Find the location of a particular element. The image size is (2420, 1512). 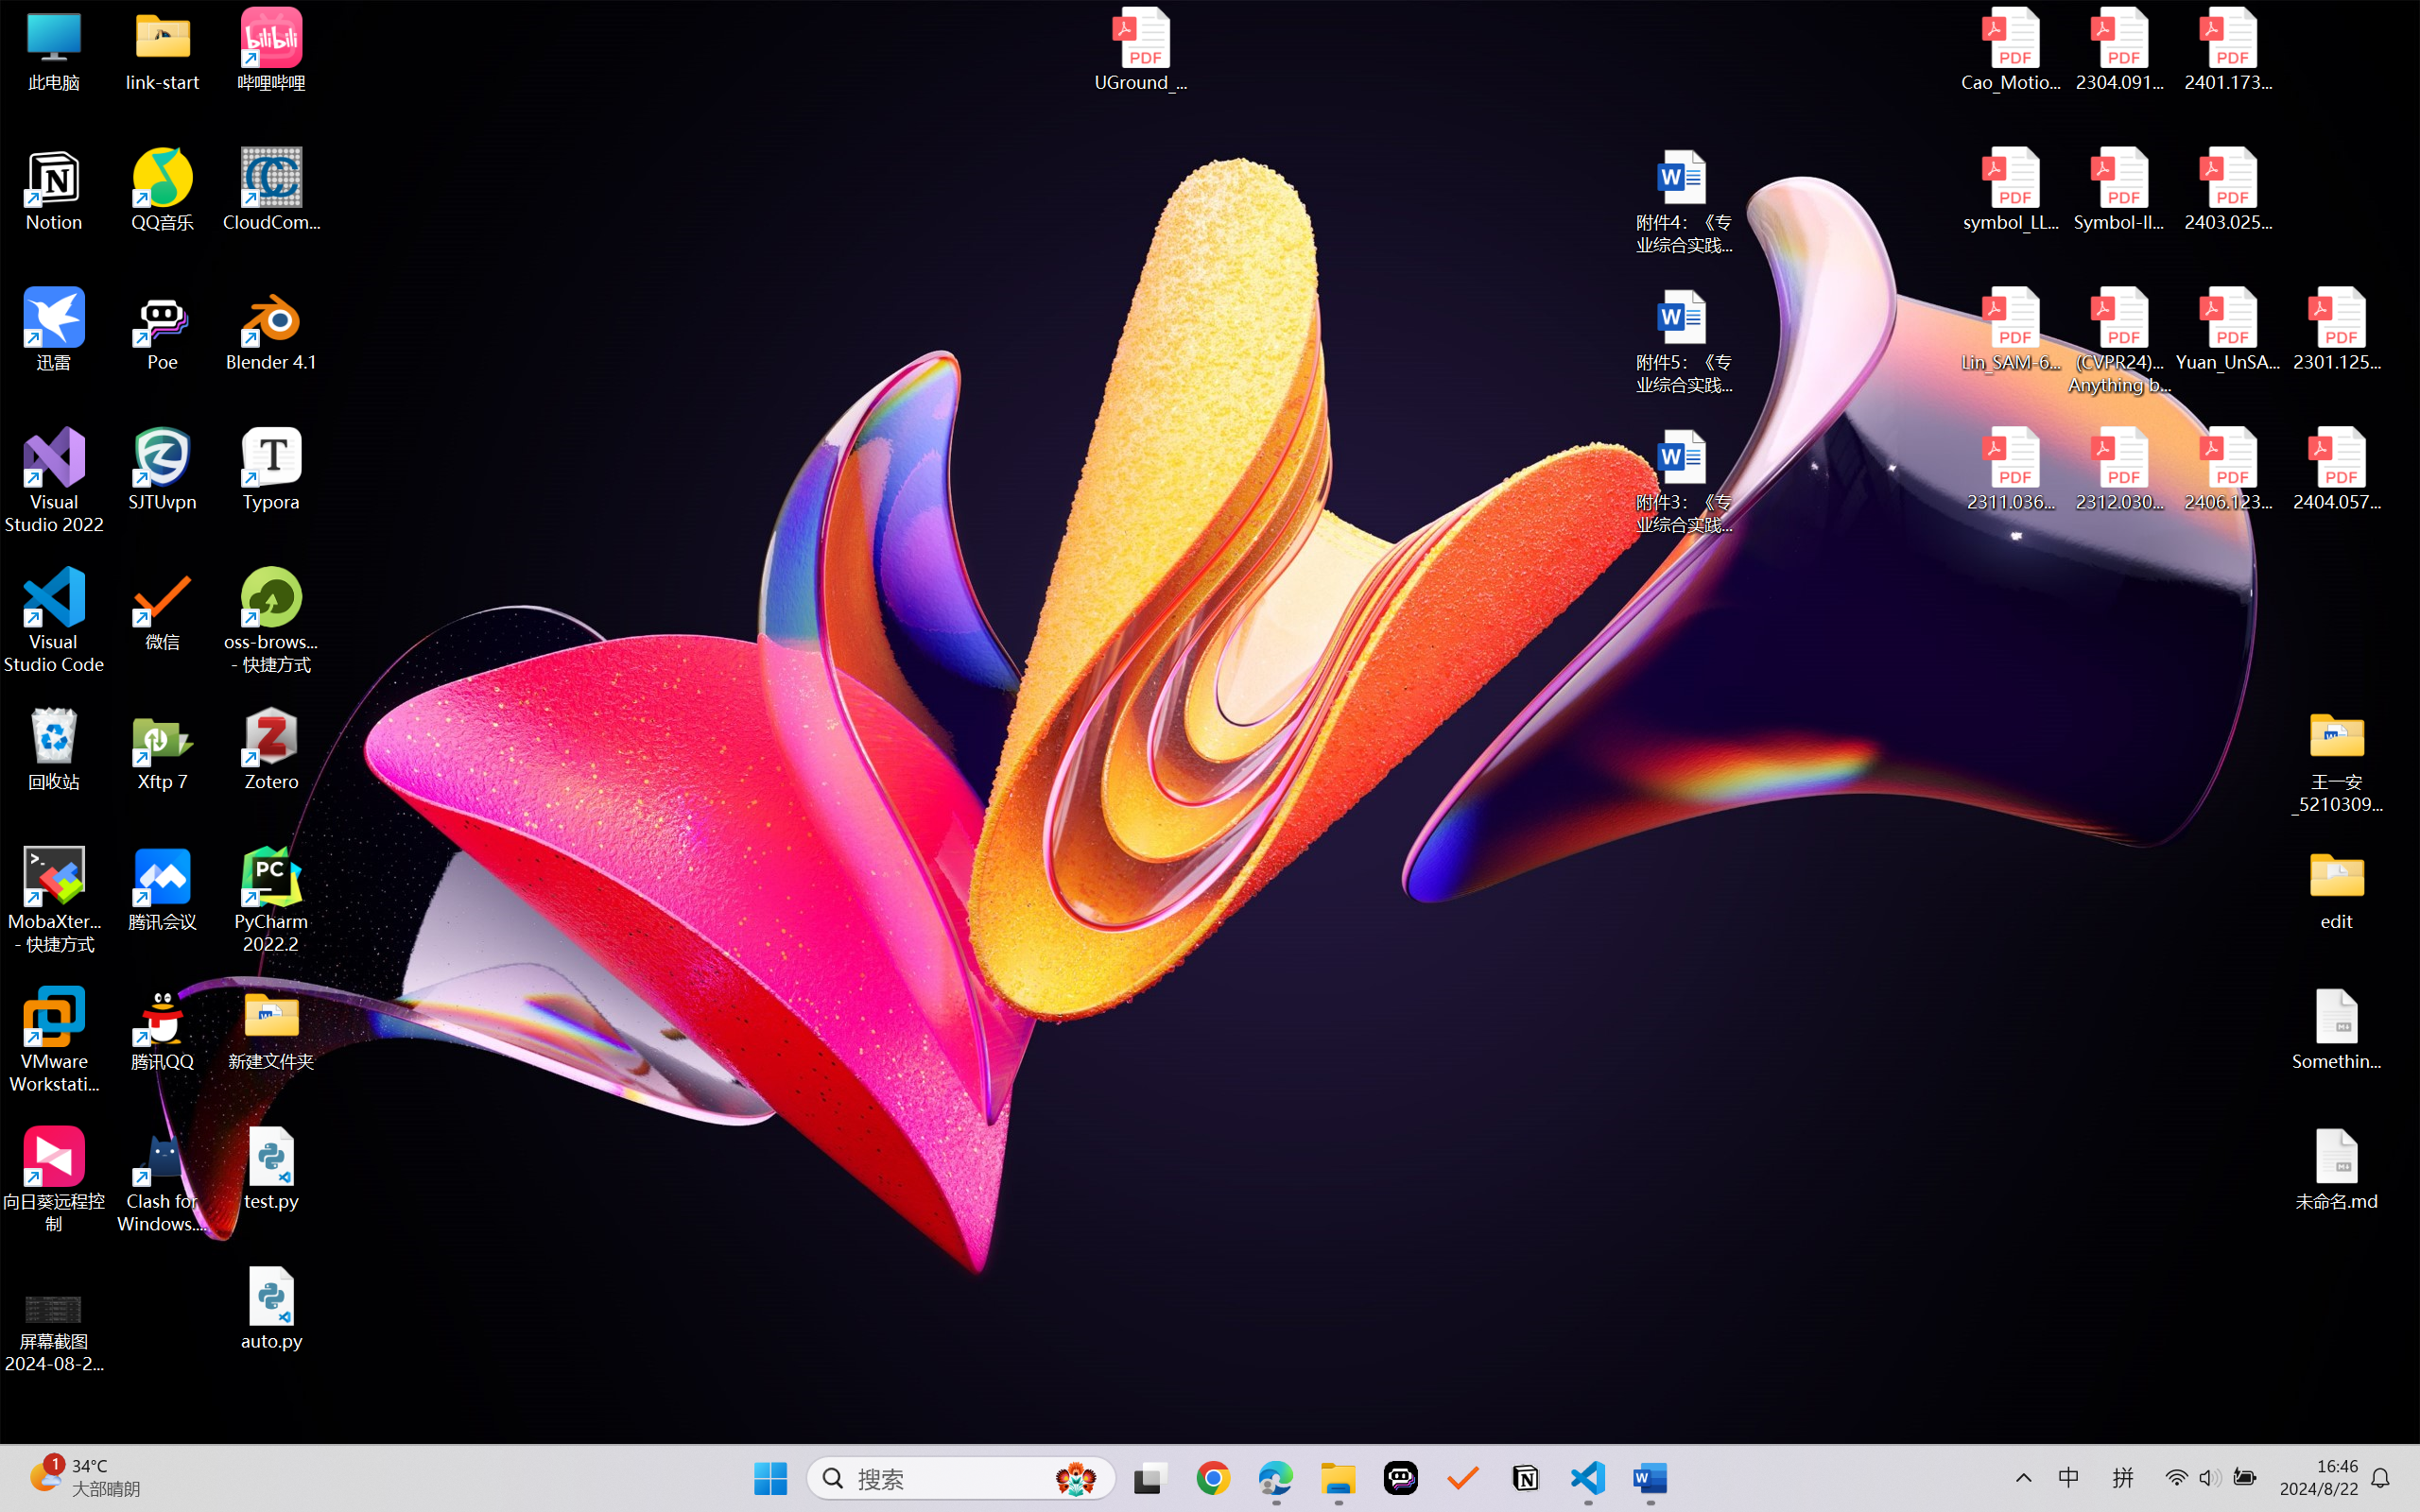

'(CVPR24)Matching Anything by Segmenting Anything.pdf' is located at coordinates (2118, 340).